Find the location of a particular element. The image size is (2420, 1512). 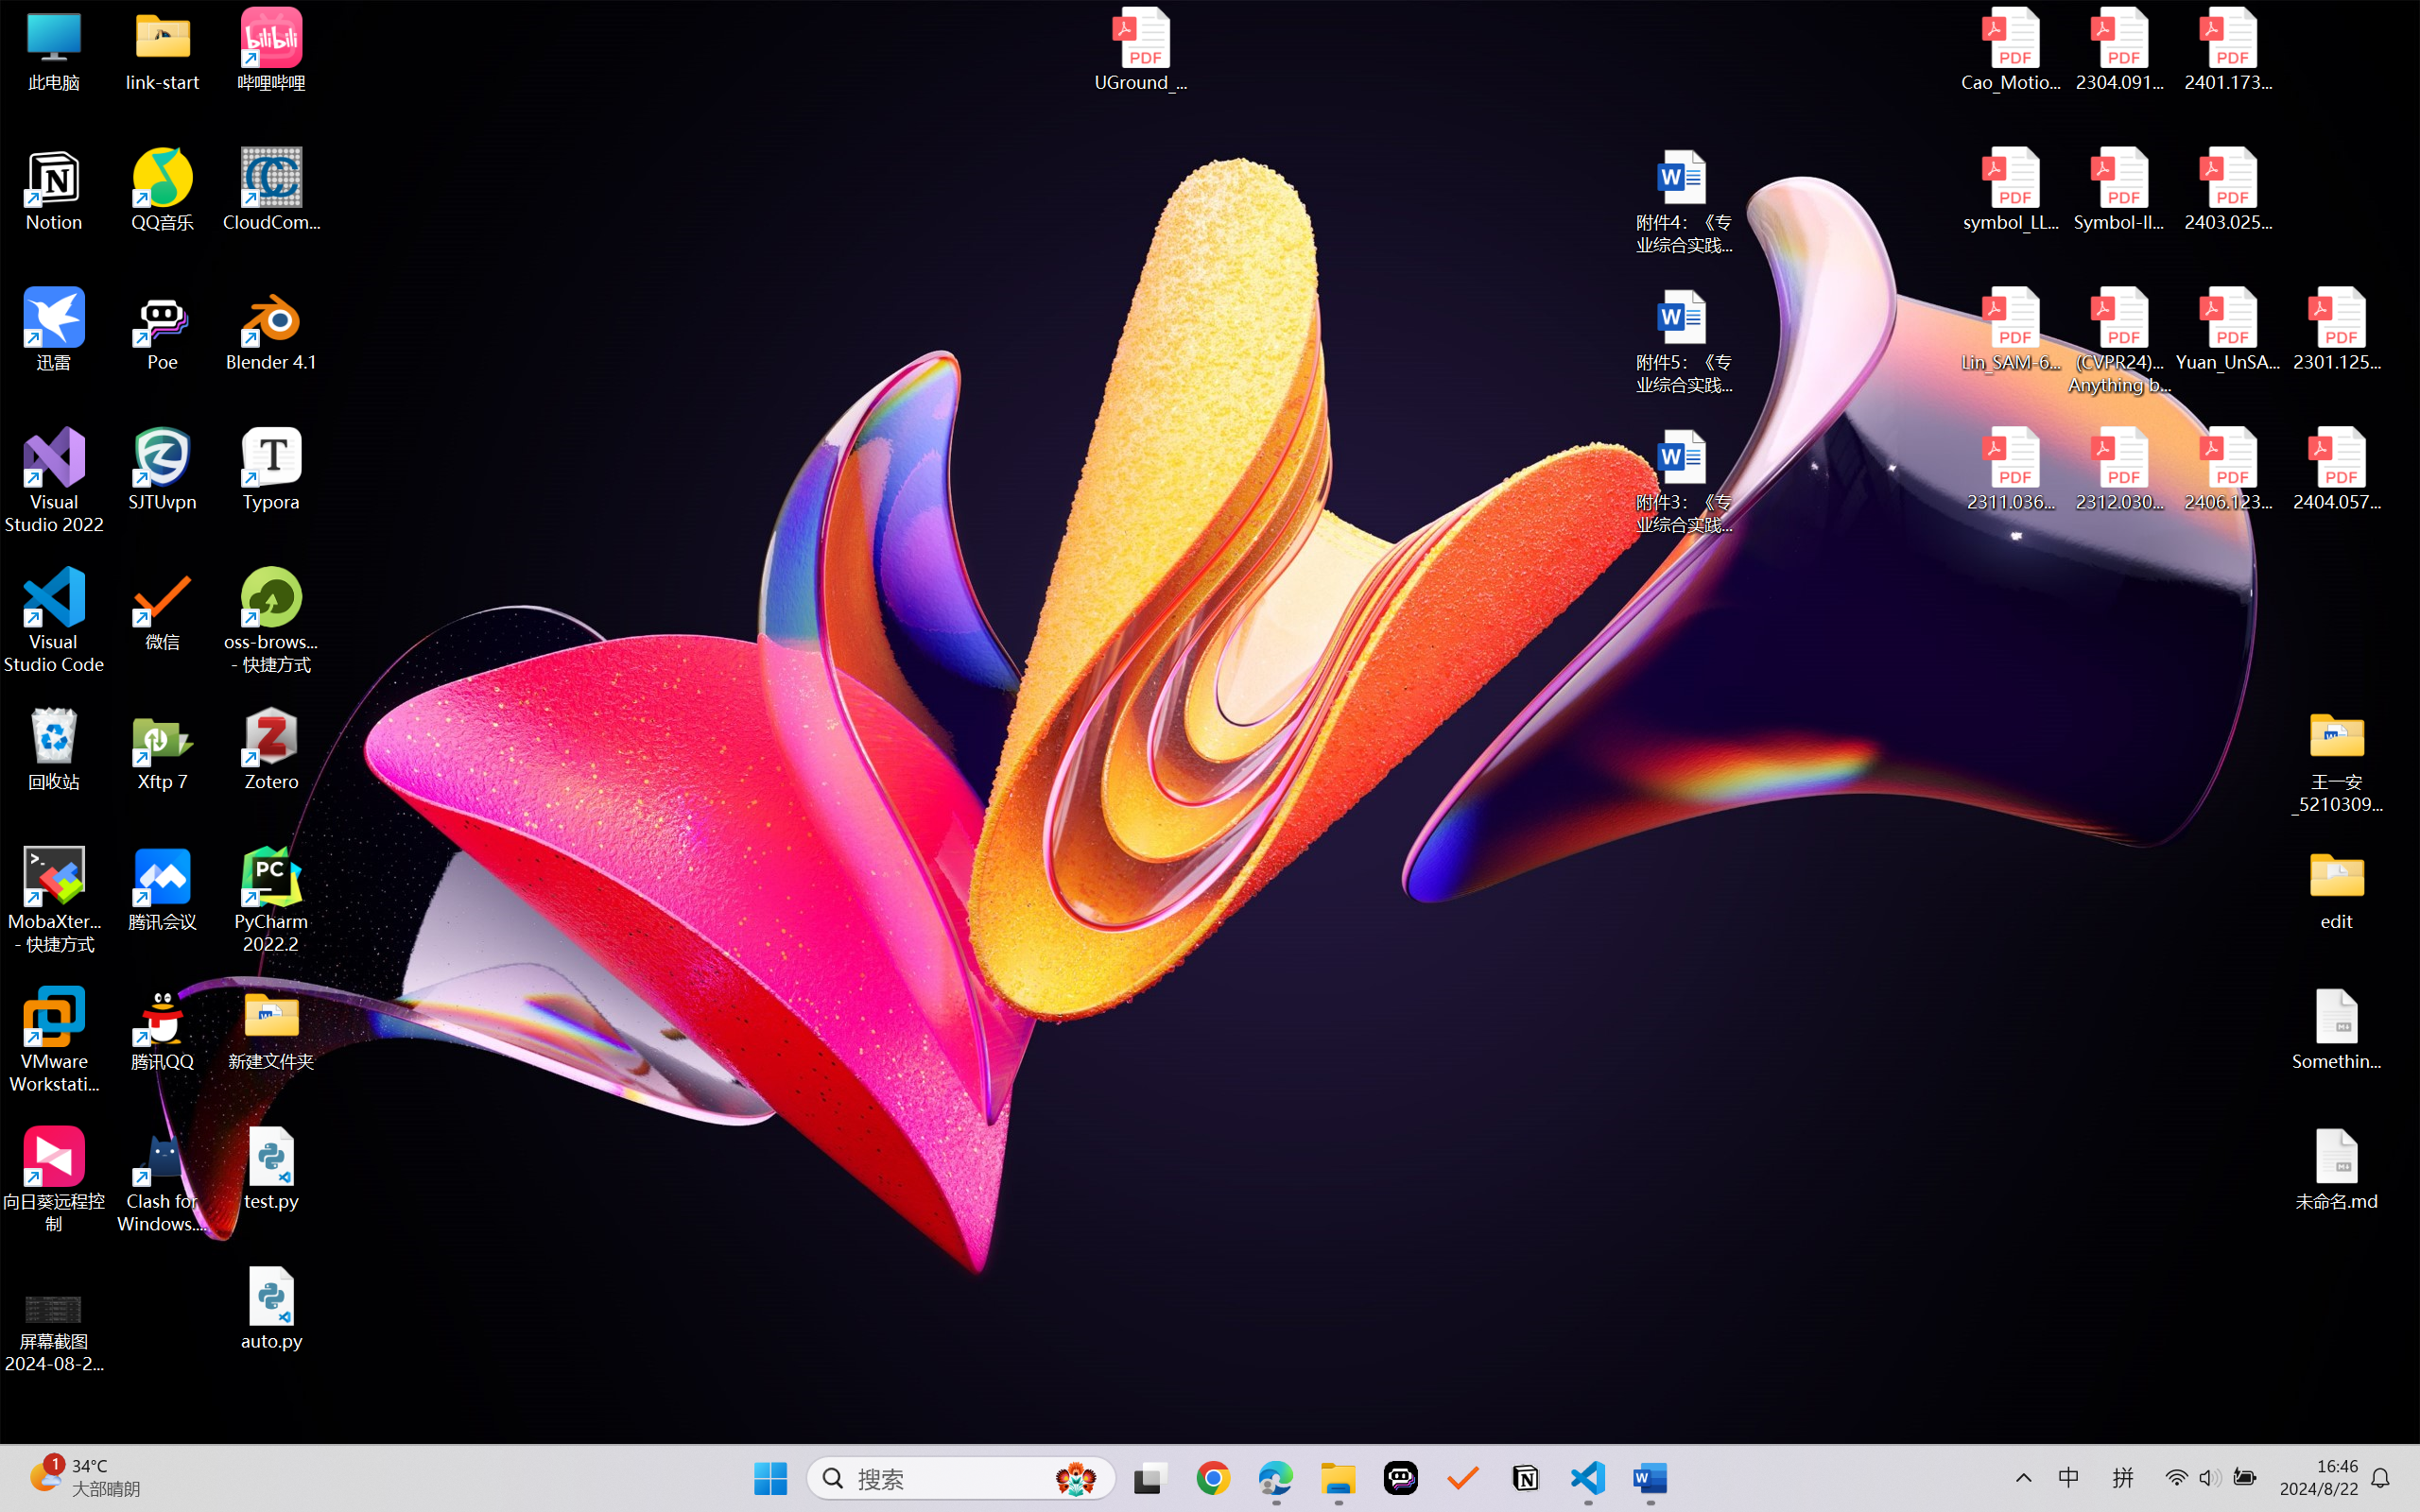

'(CVPR24)Matching Anything by Segmenting Anything.pdf' is located at coordinates (2118, 340).